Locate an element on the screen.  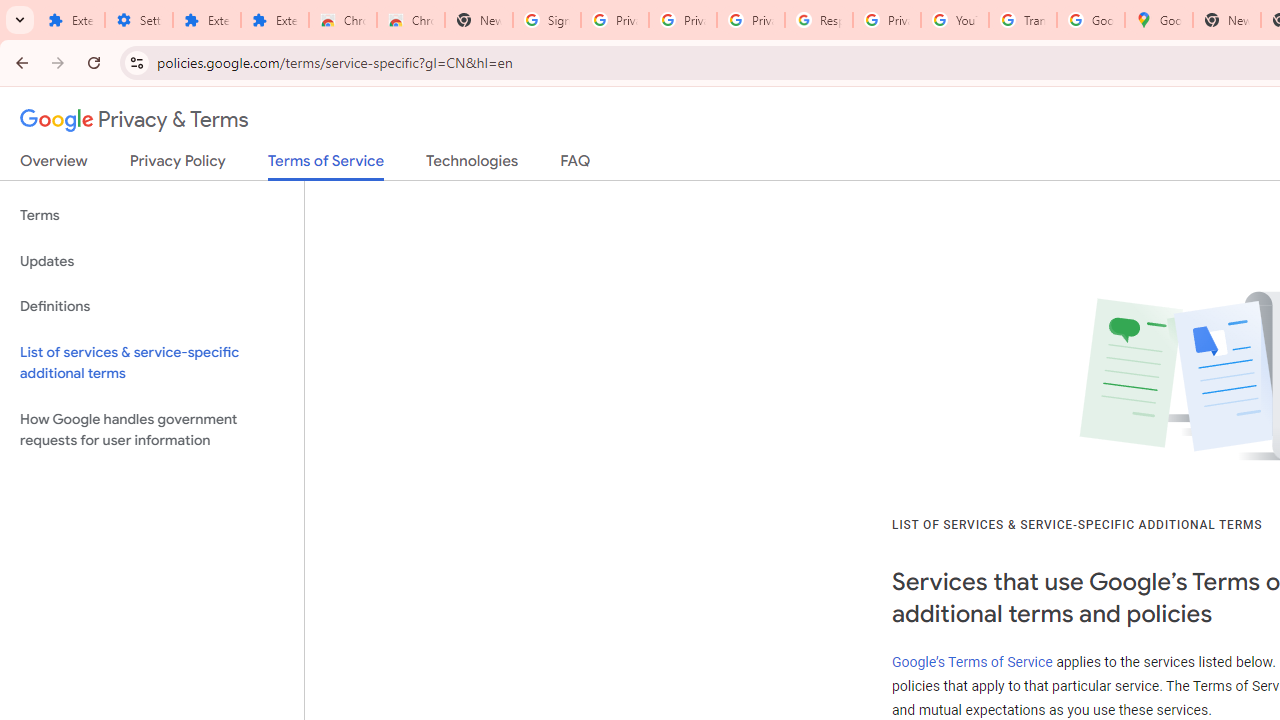
'How Google handles government requests for user information' is located at coordinates (151, 428).